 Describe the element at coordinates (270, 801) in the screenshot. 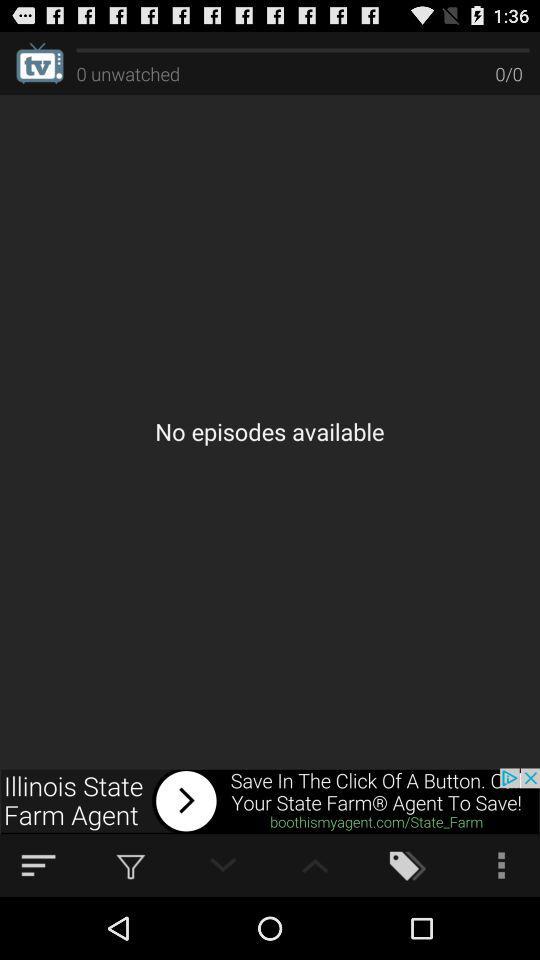

I see `open advertisement` at that location.